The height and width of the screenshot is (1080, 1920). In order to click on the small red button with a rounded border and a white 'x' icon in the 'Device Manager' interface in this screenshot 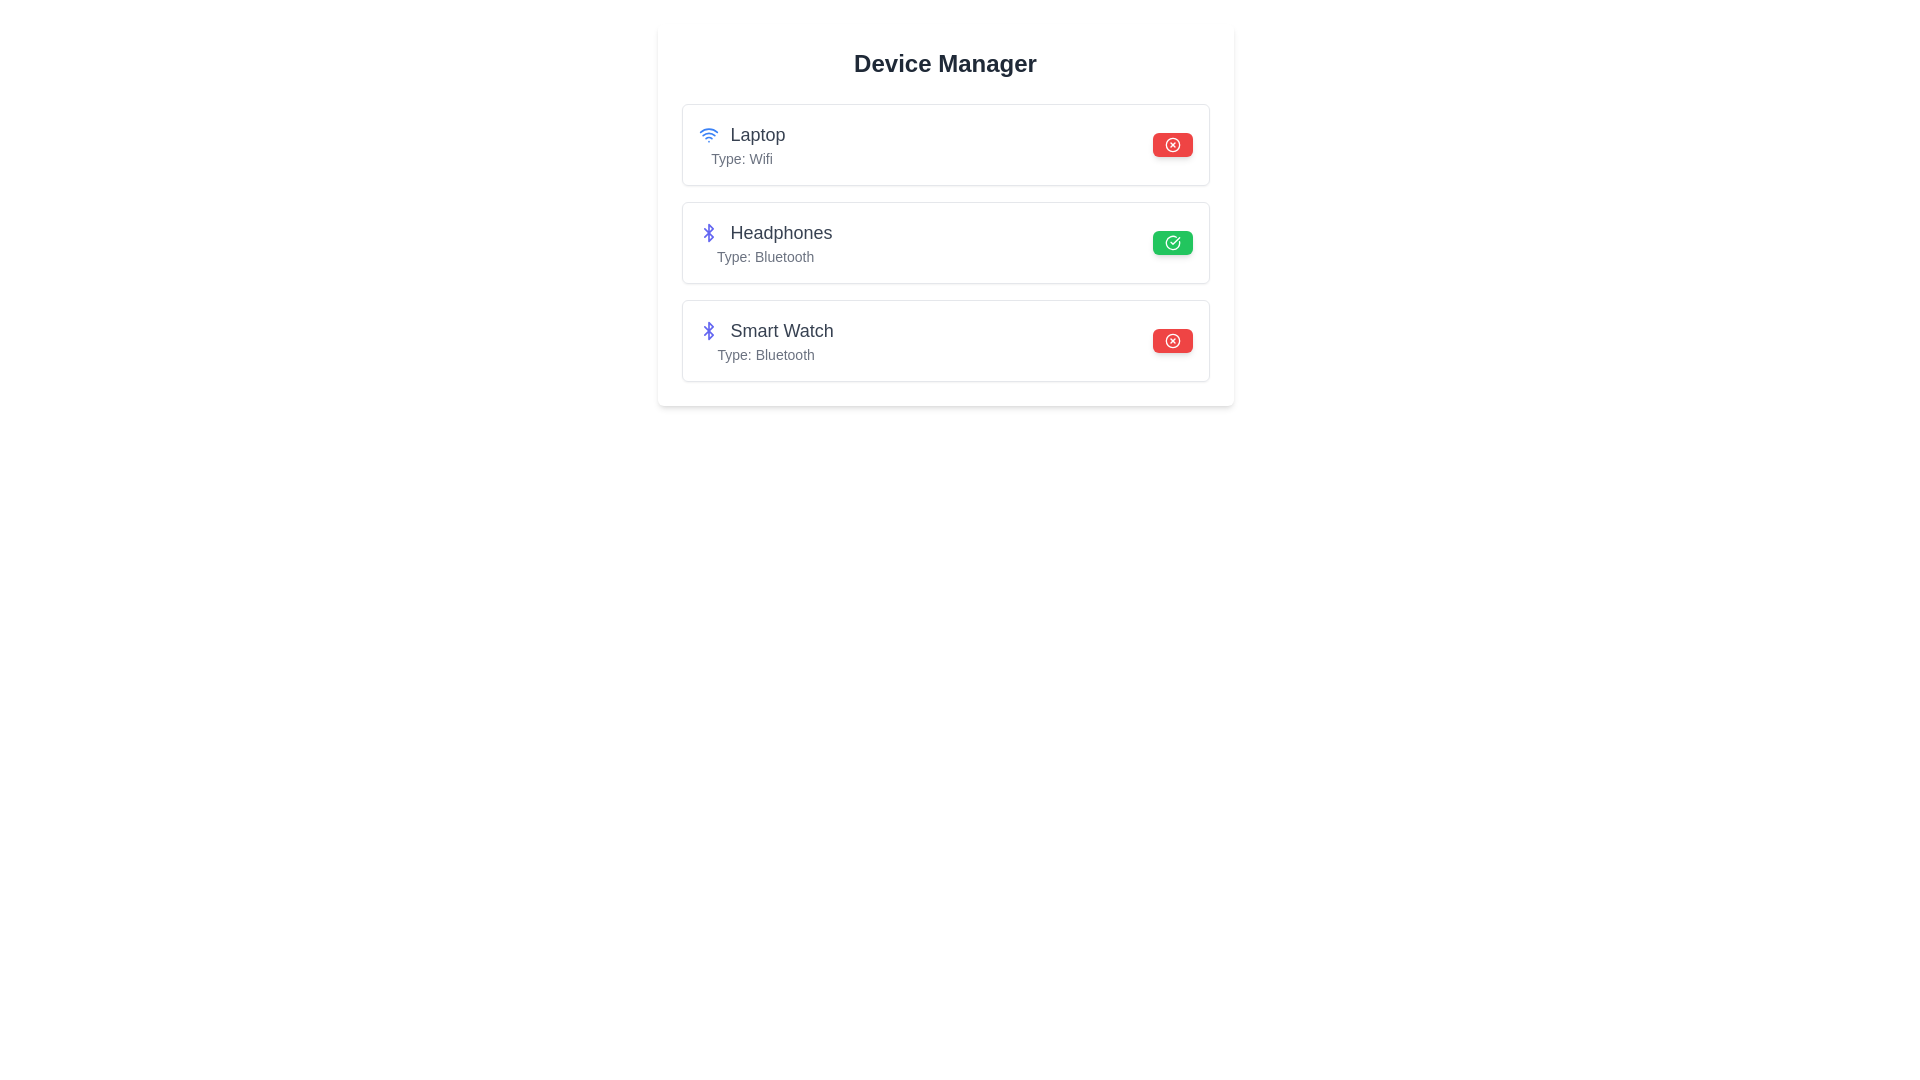, I will do `click(1172, 339)`.